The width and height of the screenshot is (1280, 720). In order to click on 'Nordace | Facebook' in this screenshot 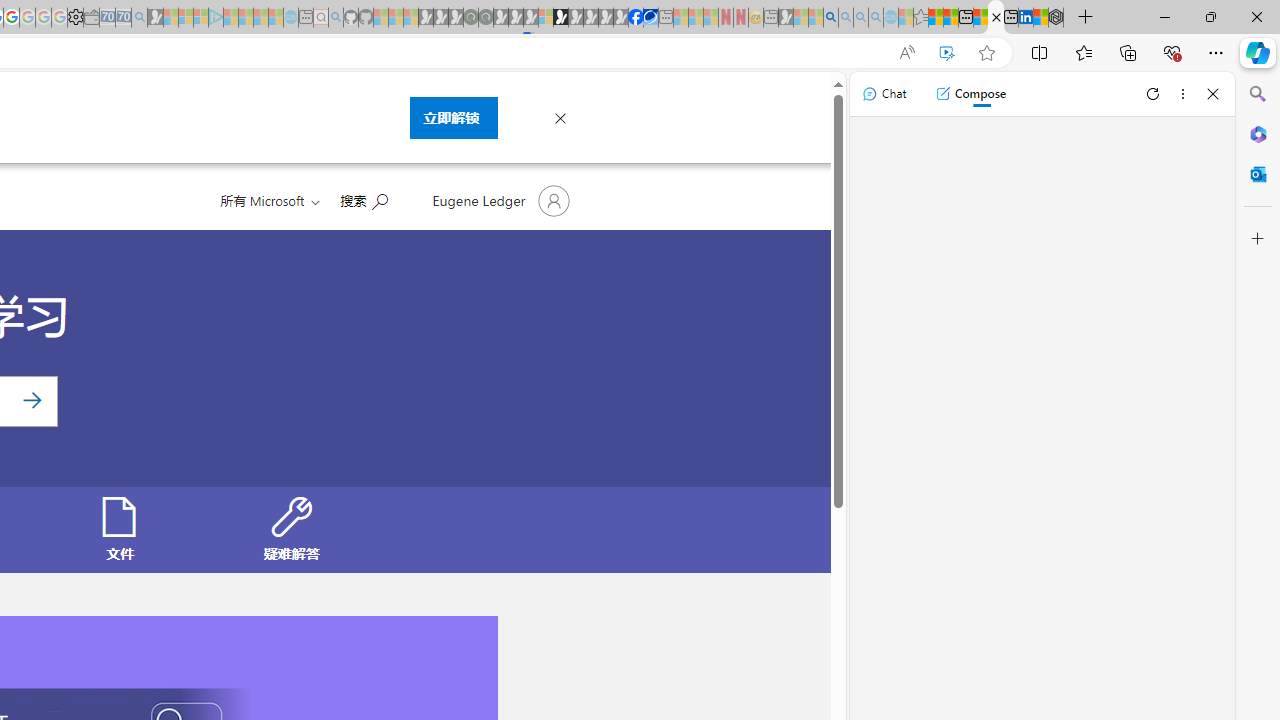, I will do `click(634, 17)`.